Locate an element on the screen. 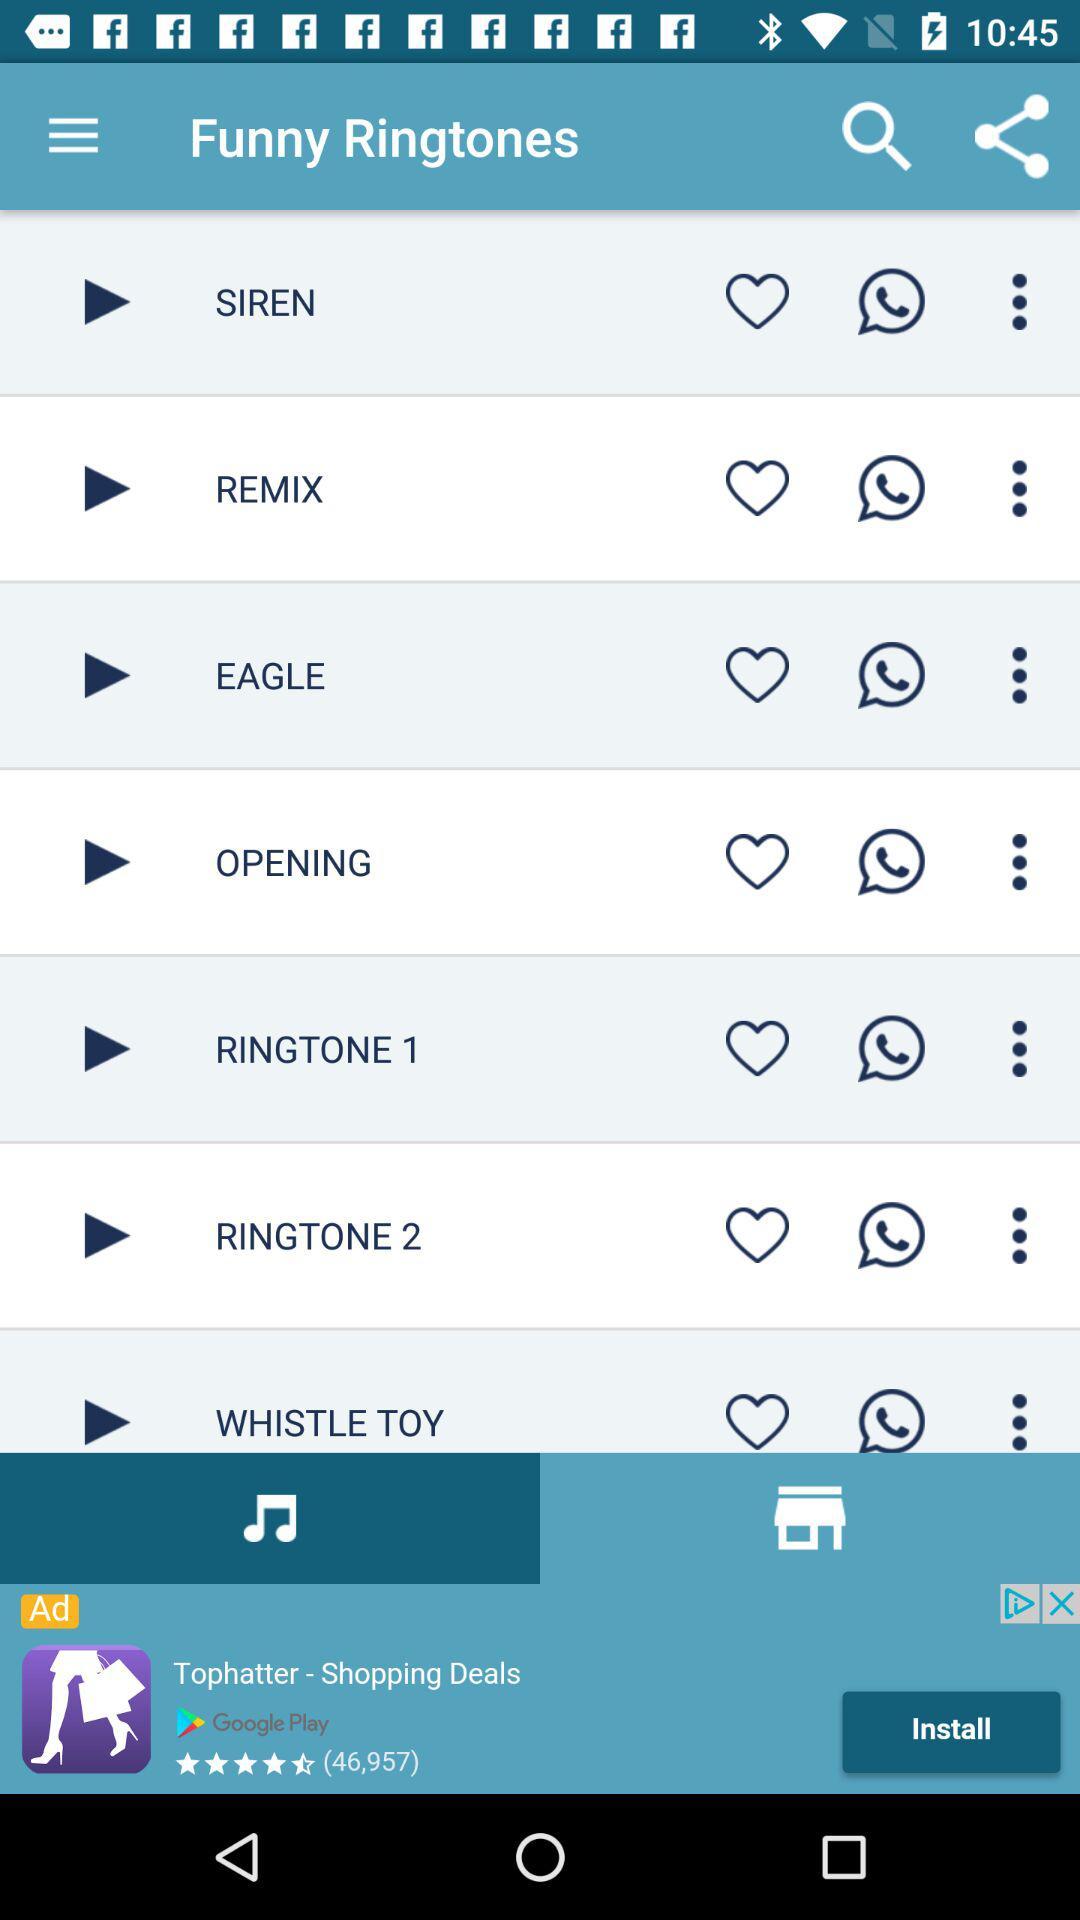 The image size is (1080, 1920). to play that particular item is located at coordinates (107, 1047).